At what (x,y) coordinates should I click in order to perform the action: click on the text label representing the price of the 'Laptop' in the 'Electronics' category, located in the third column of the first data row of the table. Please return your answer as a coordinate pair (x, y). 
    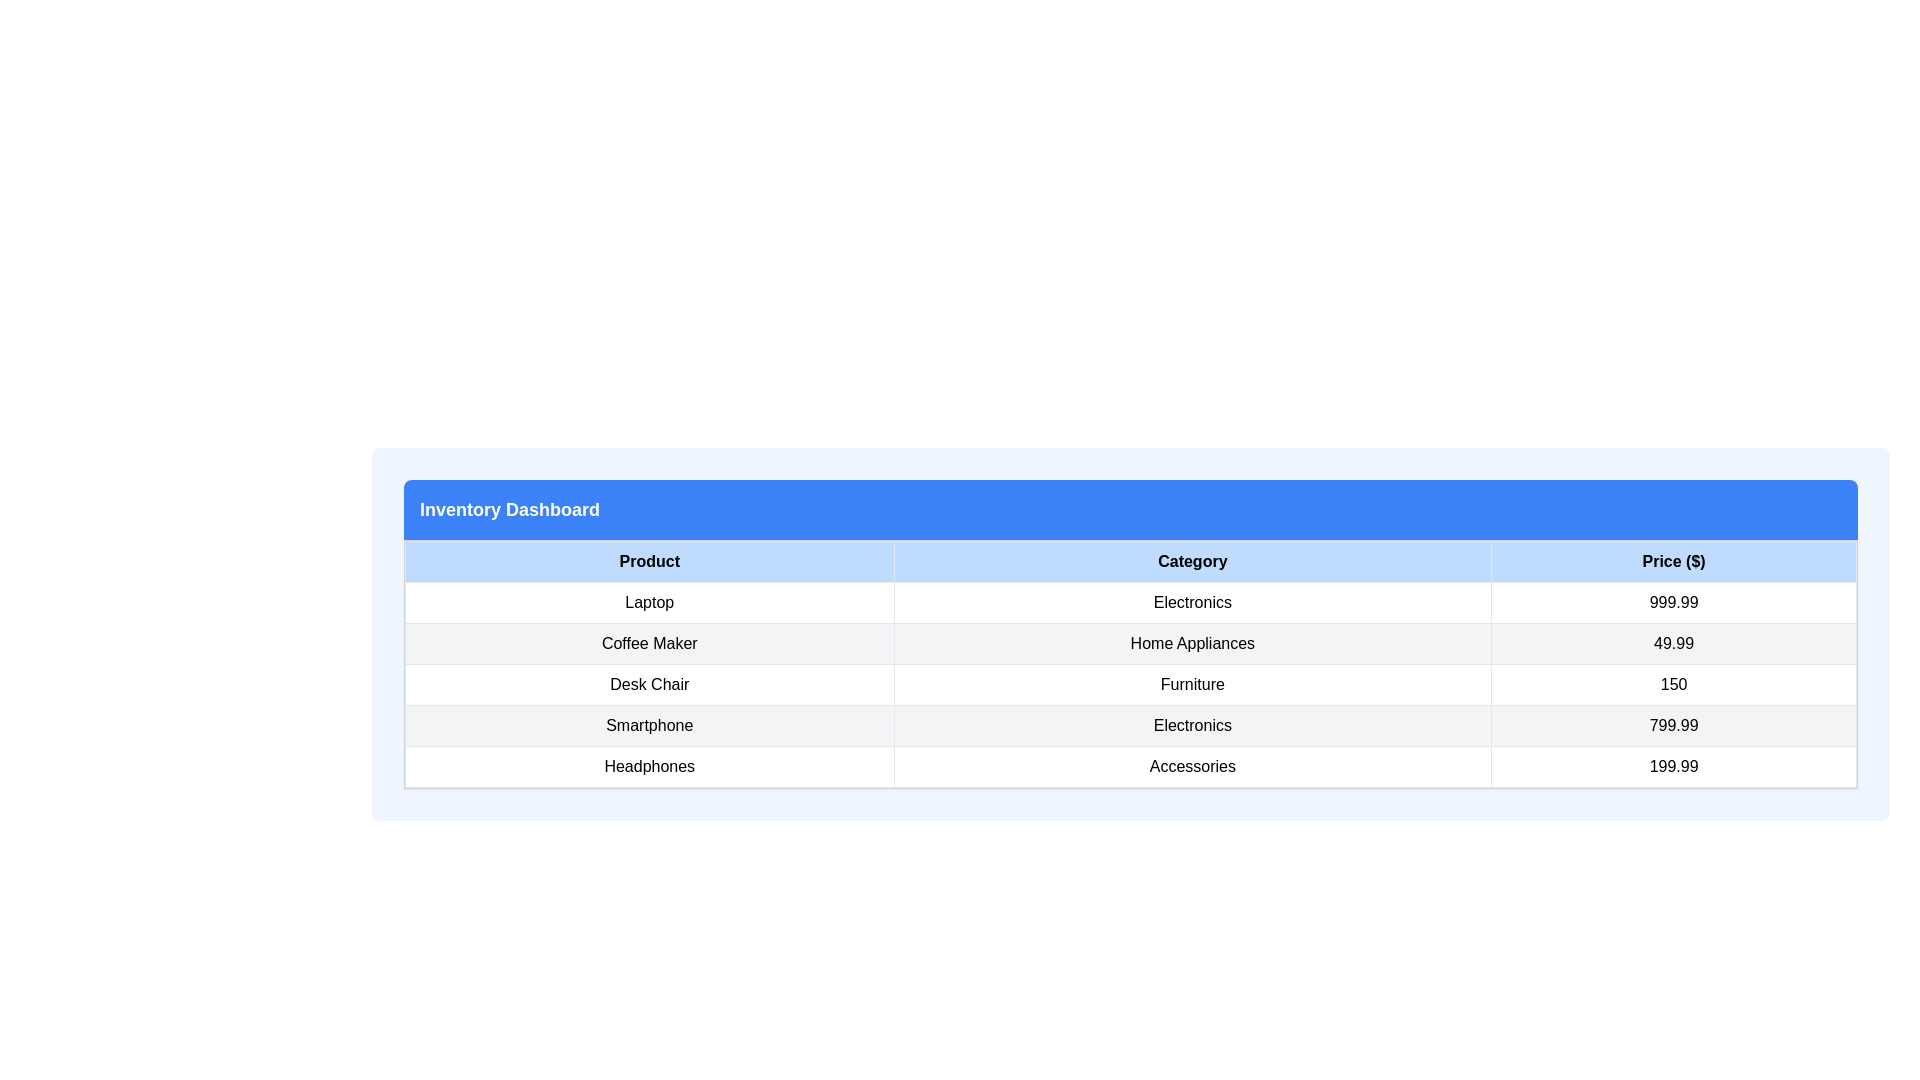
    Looking at the image, I should click on (1674, 601).